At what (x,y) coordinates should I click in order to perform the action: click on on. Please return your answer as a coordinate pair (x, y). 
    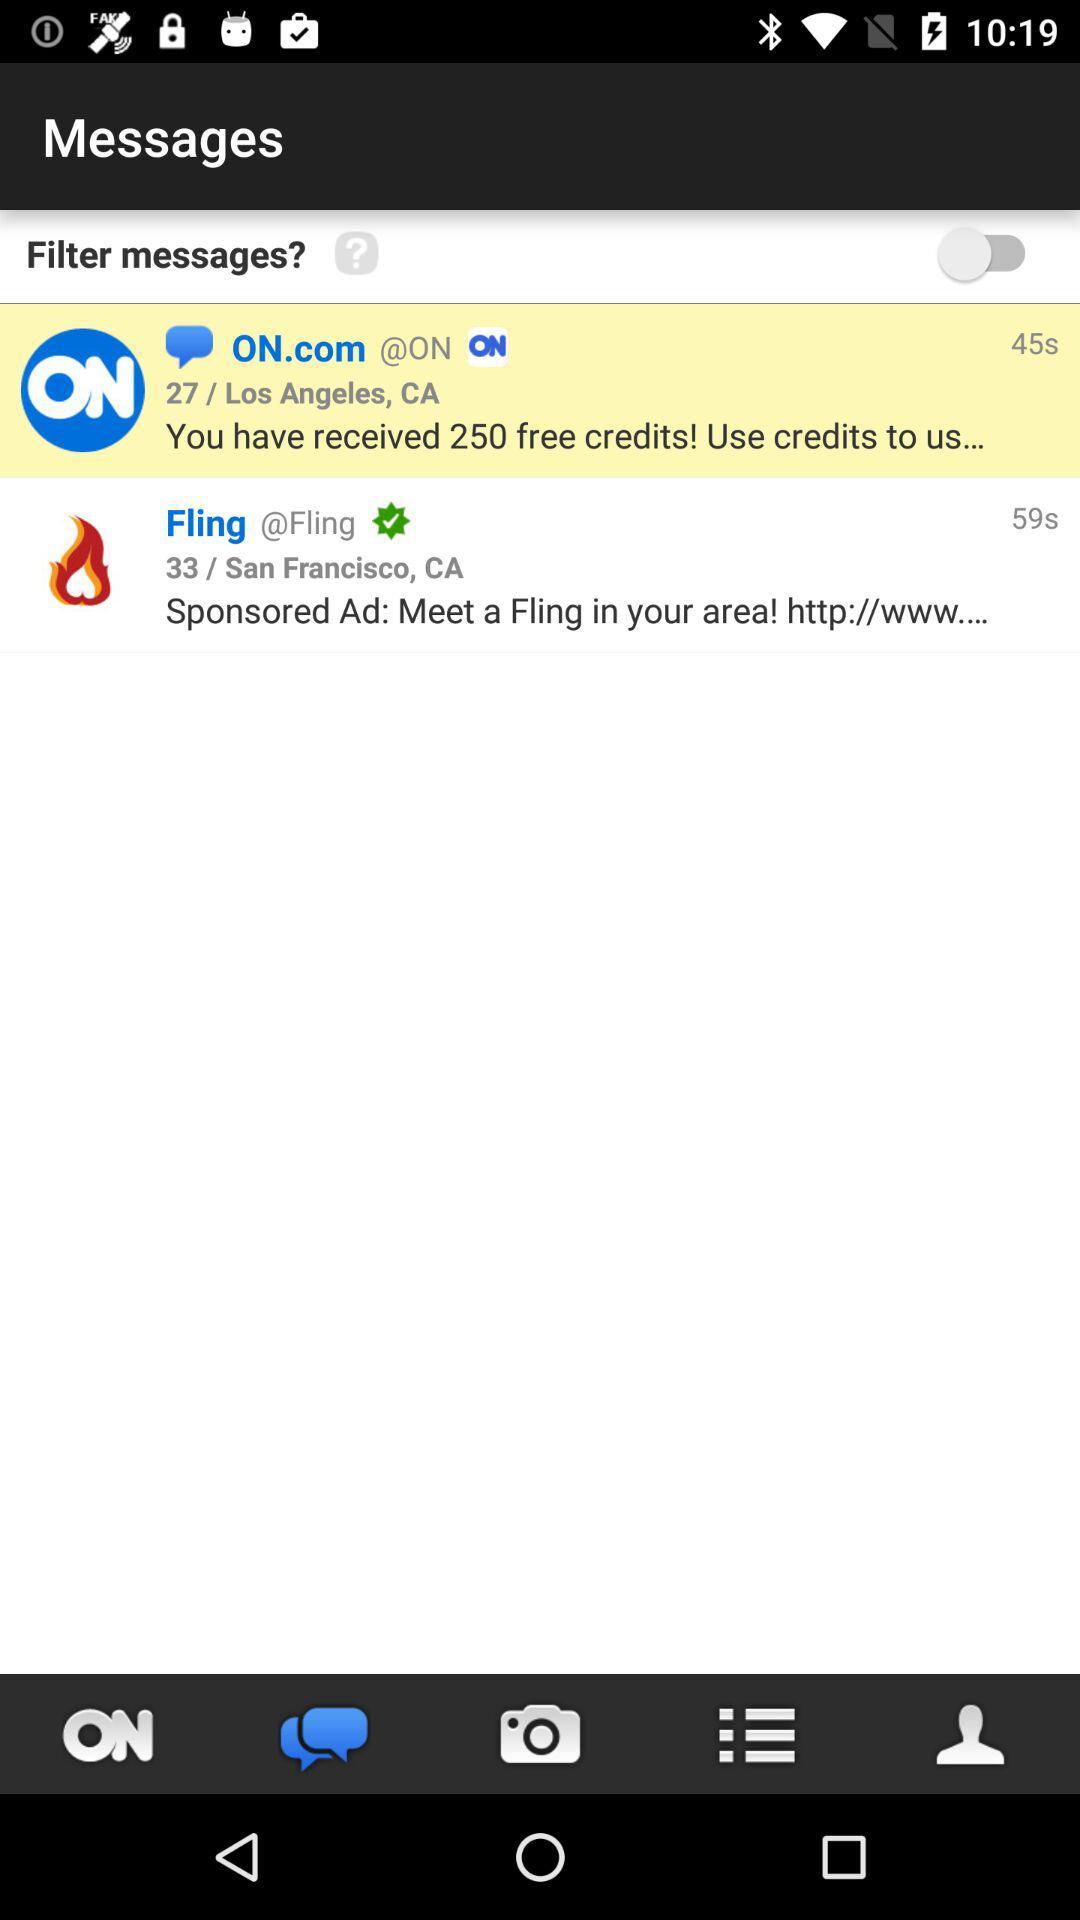
    Looking at the image, I should click on (108, 1733).